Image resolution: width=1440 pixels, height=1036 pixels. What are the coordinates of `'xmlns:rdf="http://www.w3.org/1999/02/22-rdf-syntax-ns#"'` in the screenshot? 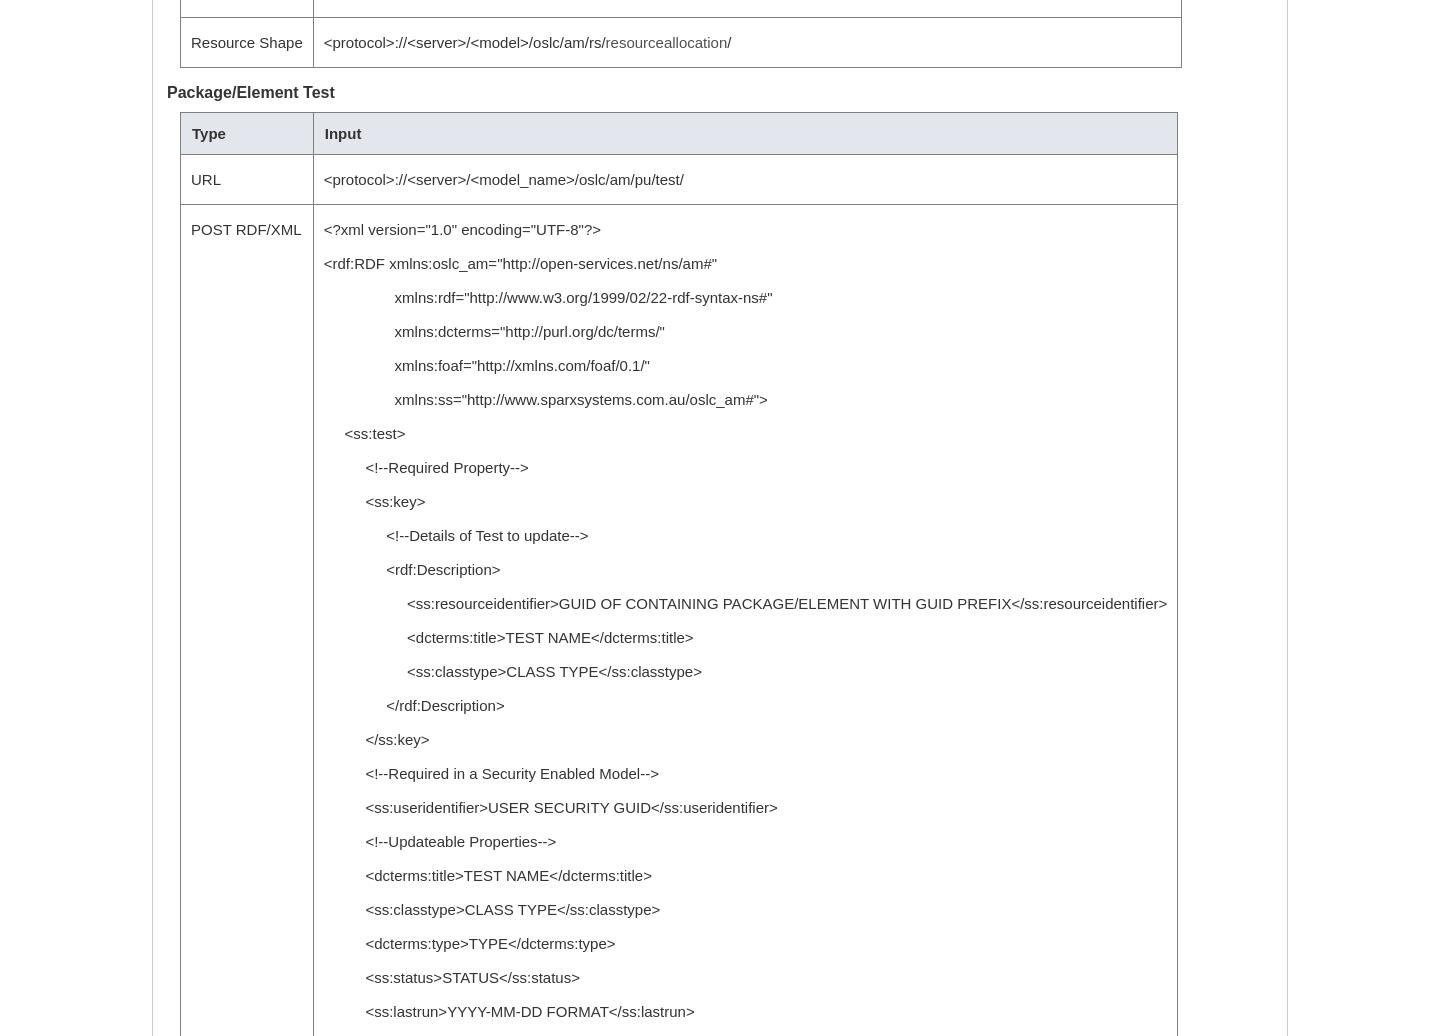 It's located at (547, 297).